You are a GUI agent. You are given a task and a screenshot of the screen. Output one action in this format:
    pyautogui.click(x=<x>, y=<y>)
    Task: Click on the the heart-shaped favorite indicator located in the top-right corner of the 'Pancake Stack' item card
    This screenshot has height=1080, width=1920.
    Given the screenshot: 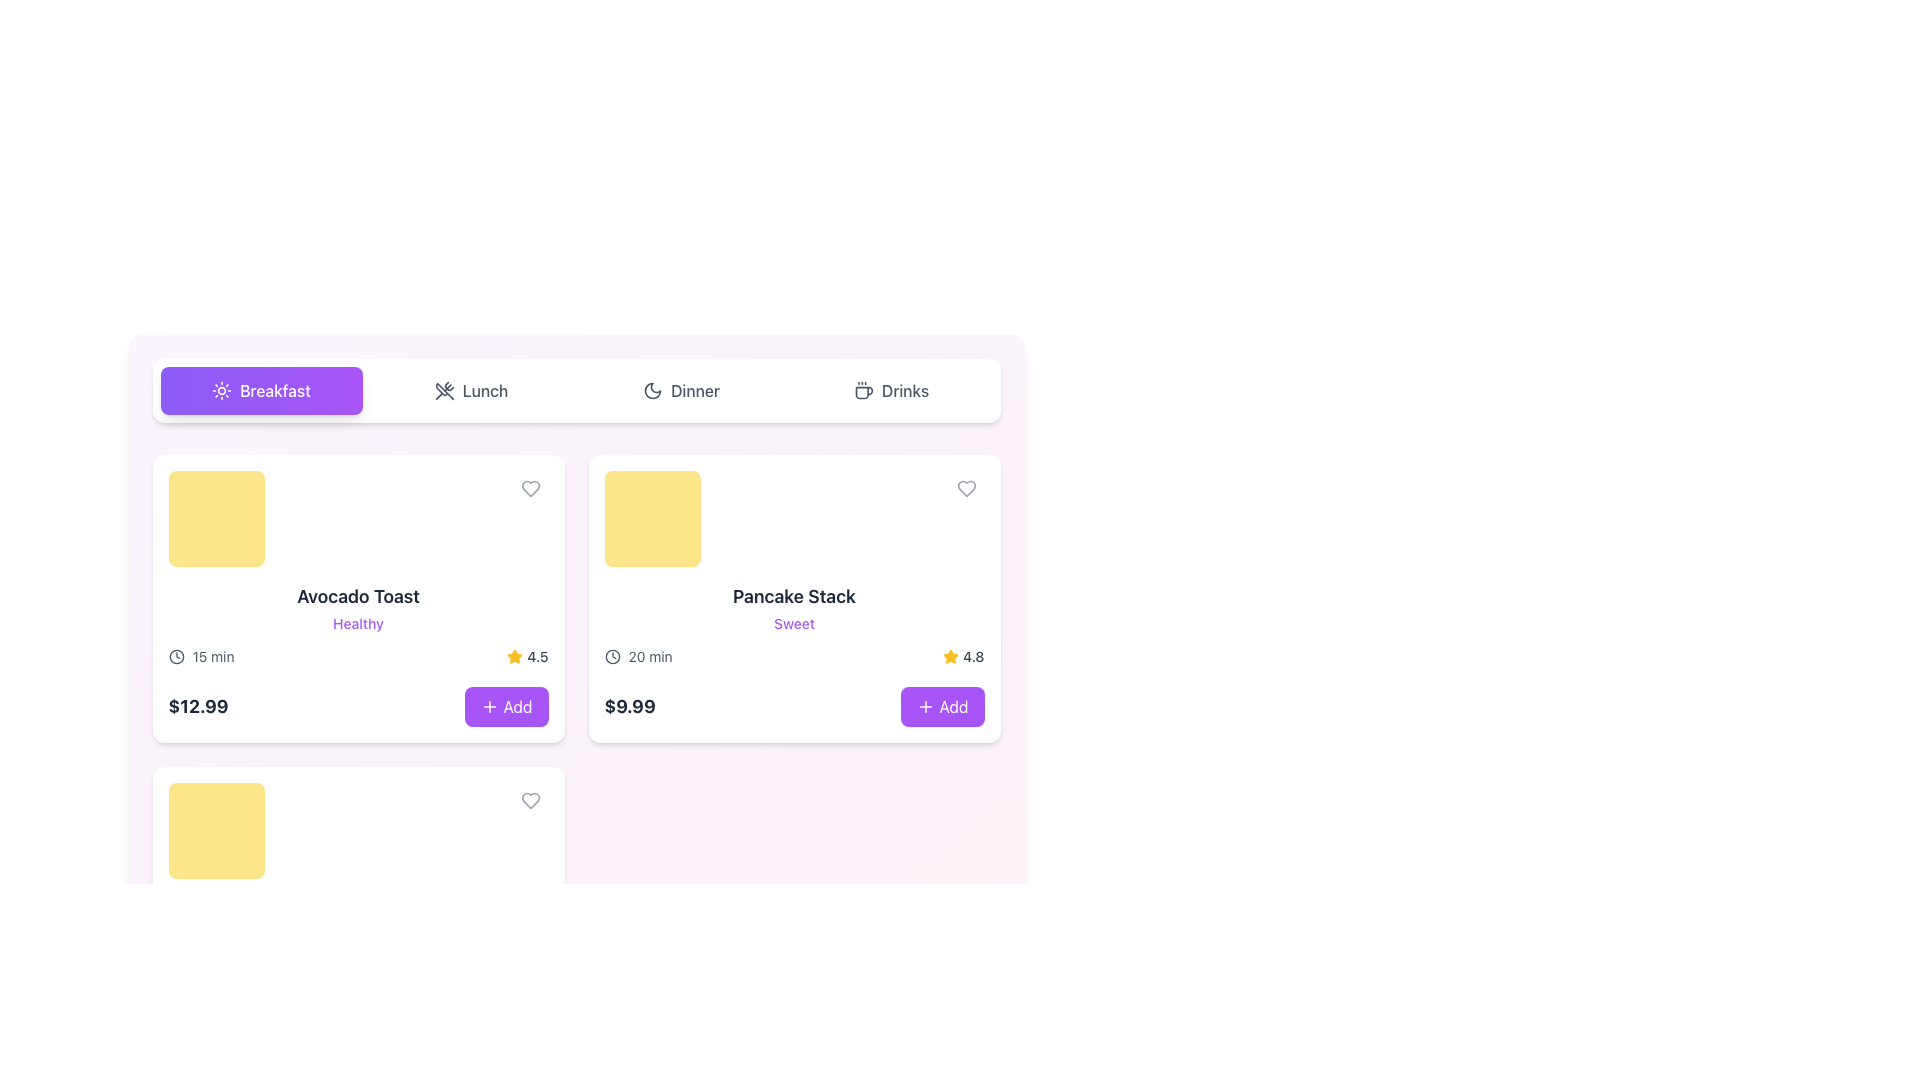 What is the action you would take?
    pyautogui.click(x=966, y=489)
    